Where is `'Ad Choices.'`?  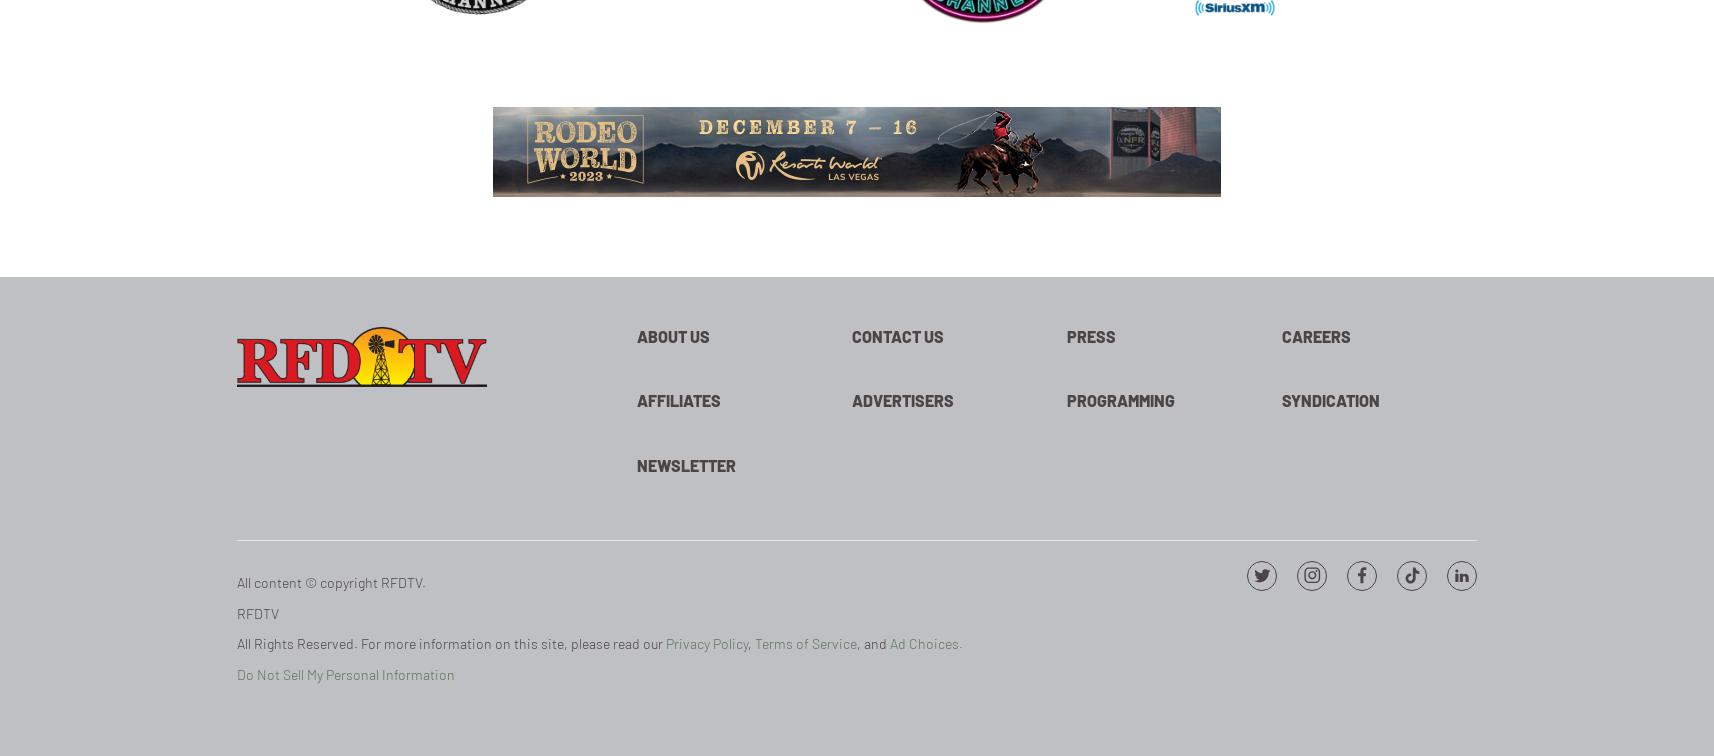
'Ad Choices.' is located at coordinates (925, 643).